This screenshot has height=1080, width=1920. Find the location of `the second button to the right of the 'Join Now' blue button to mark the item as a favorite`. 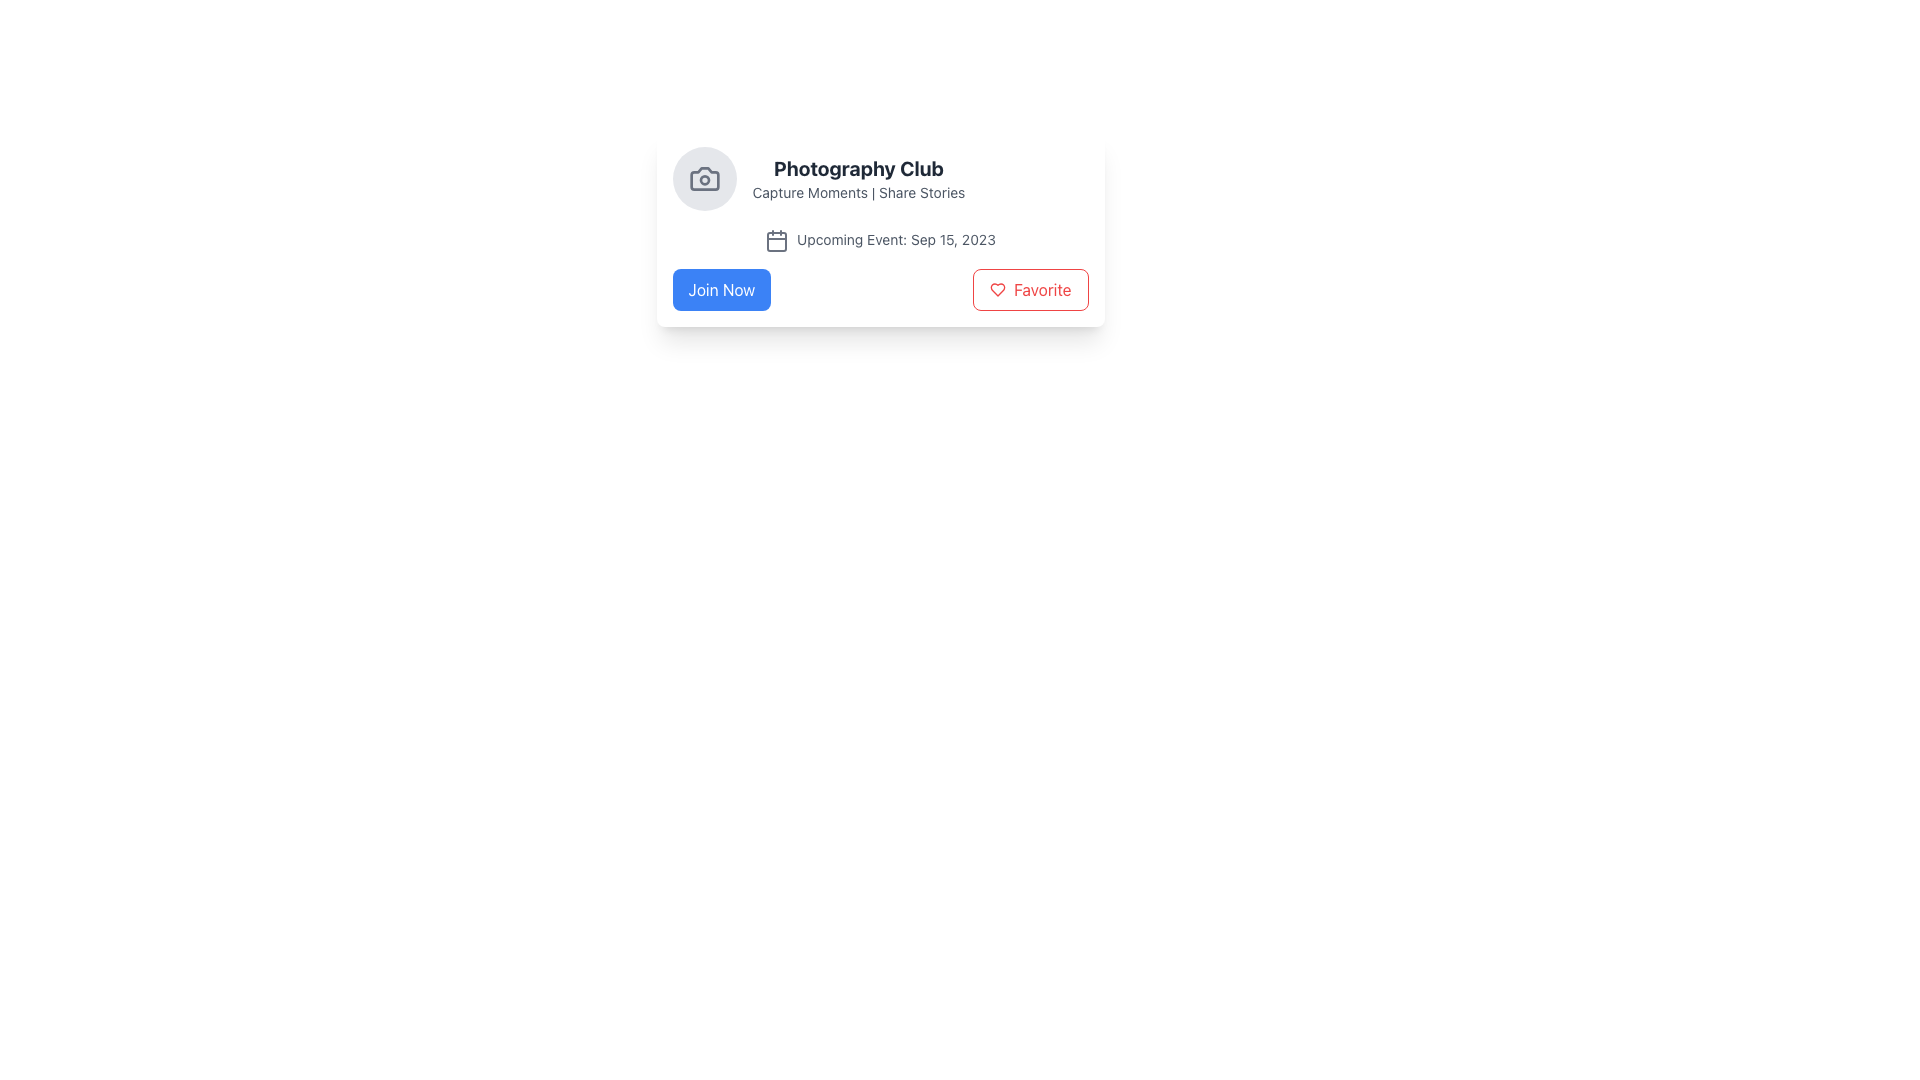

the second button to the right of the 'Join Now' blue button to mark the item as a favorite is located at coordinates (1030, 289).